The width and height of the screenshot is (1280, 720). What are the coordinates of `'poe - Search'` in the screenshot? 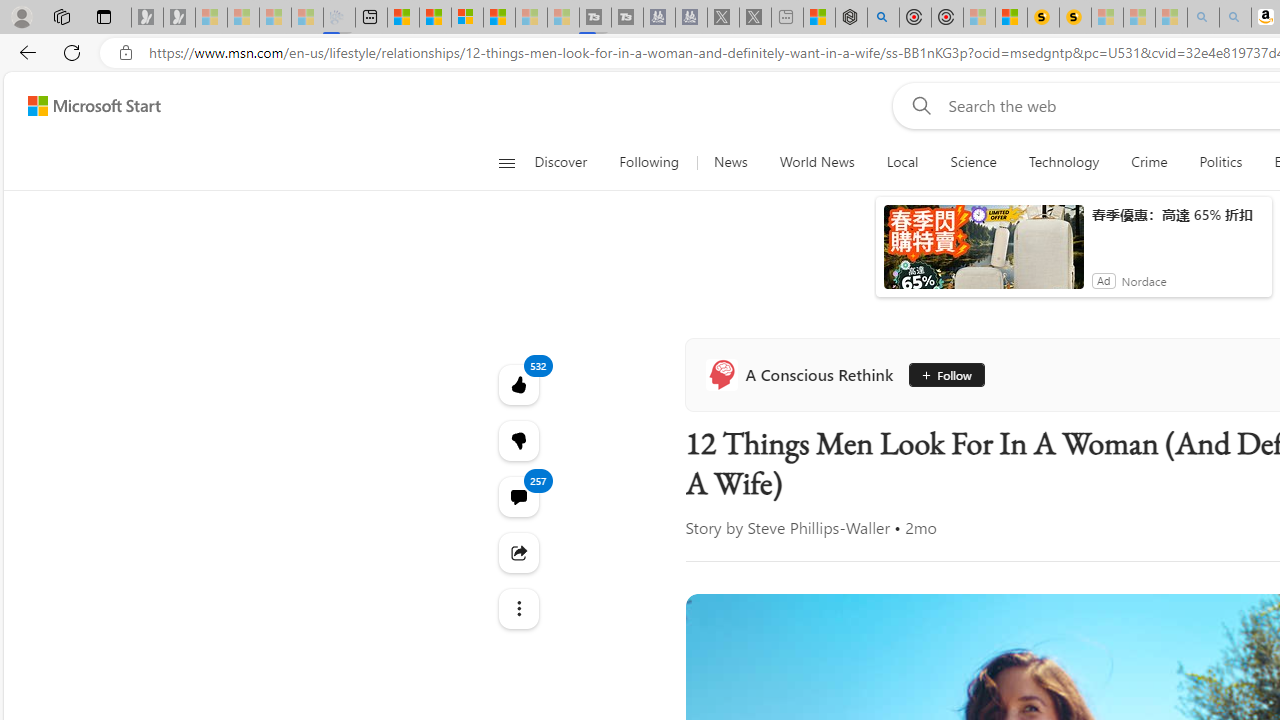 It's located at (871, 17).